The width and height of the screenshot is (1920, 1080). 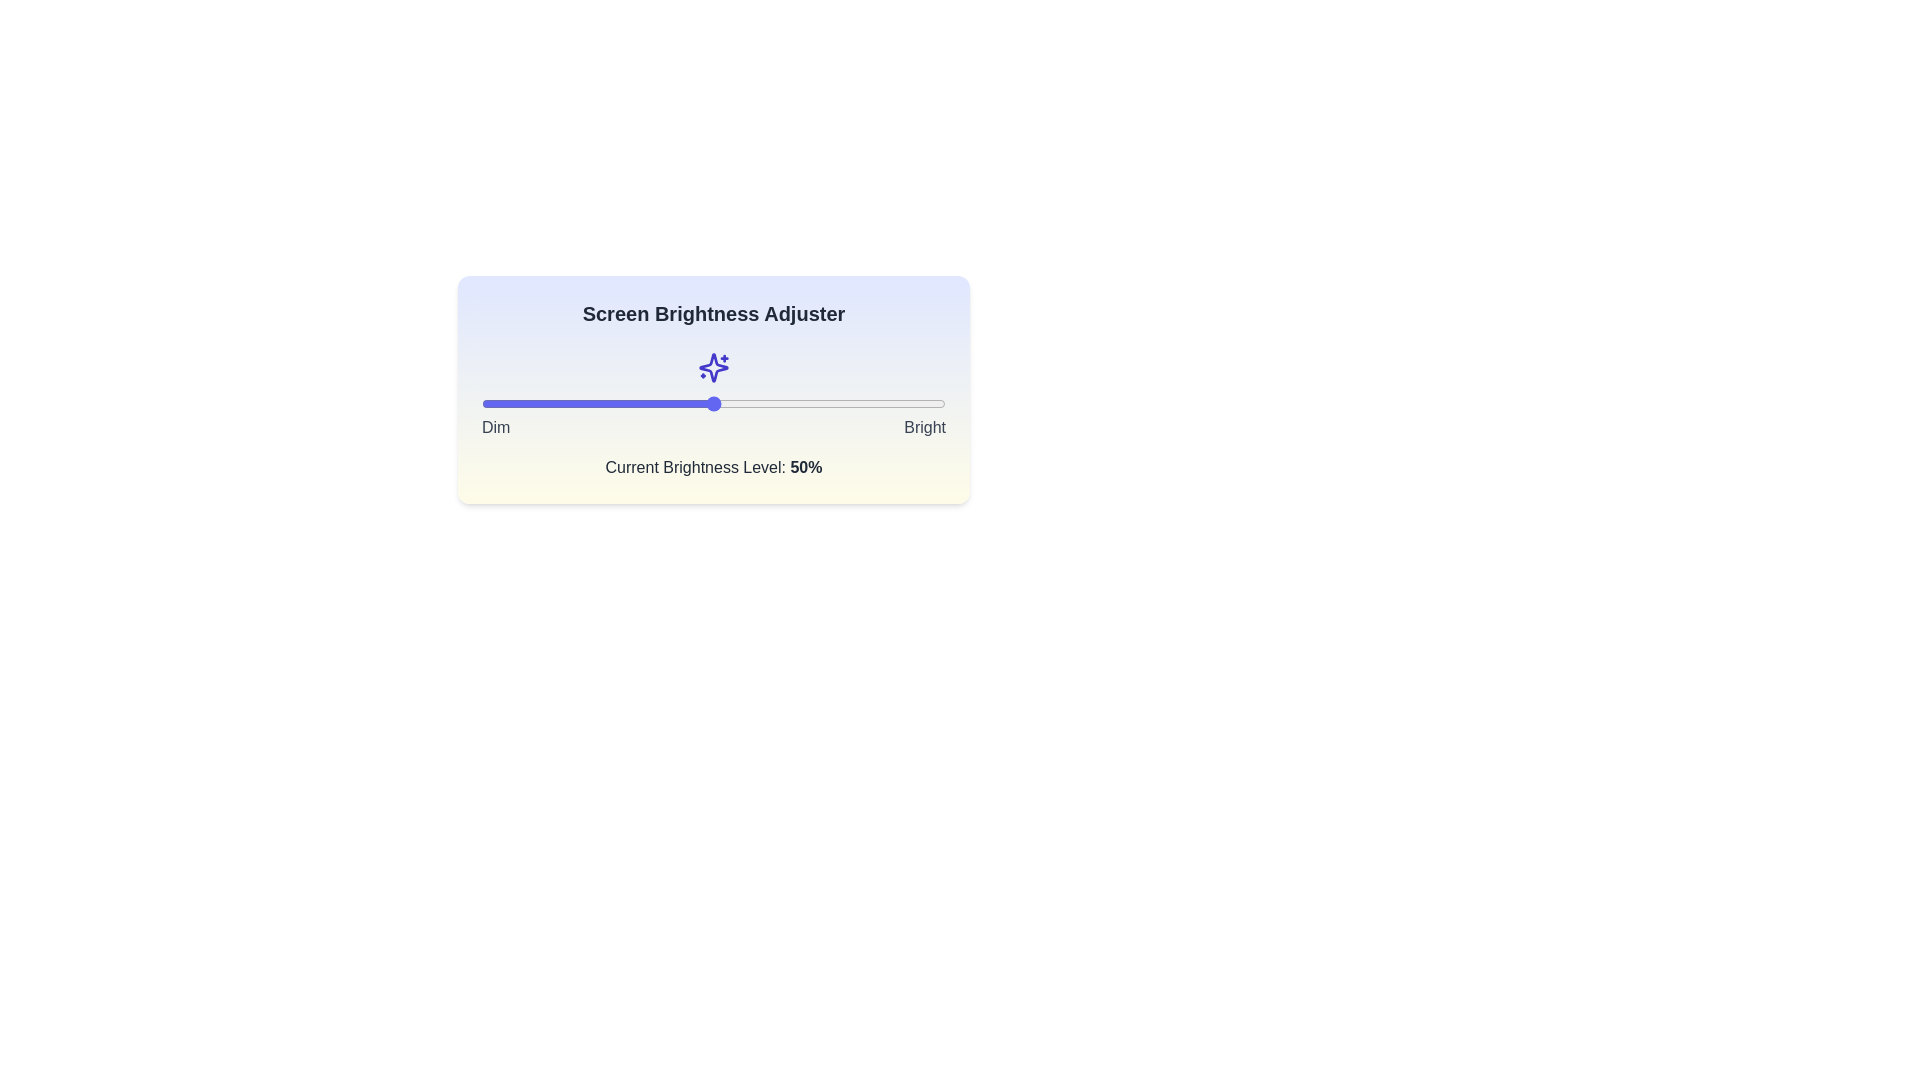 I want to click on the brightness slider to 85% to observe the icon change, so click(x=876, y=404).